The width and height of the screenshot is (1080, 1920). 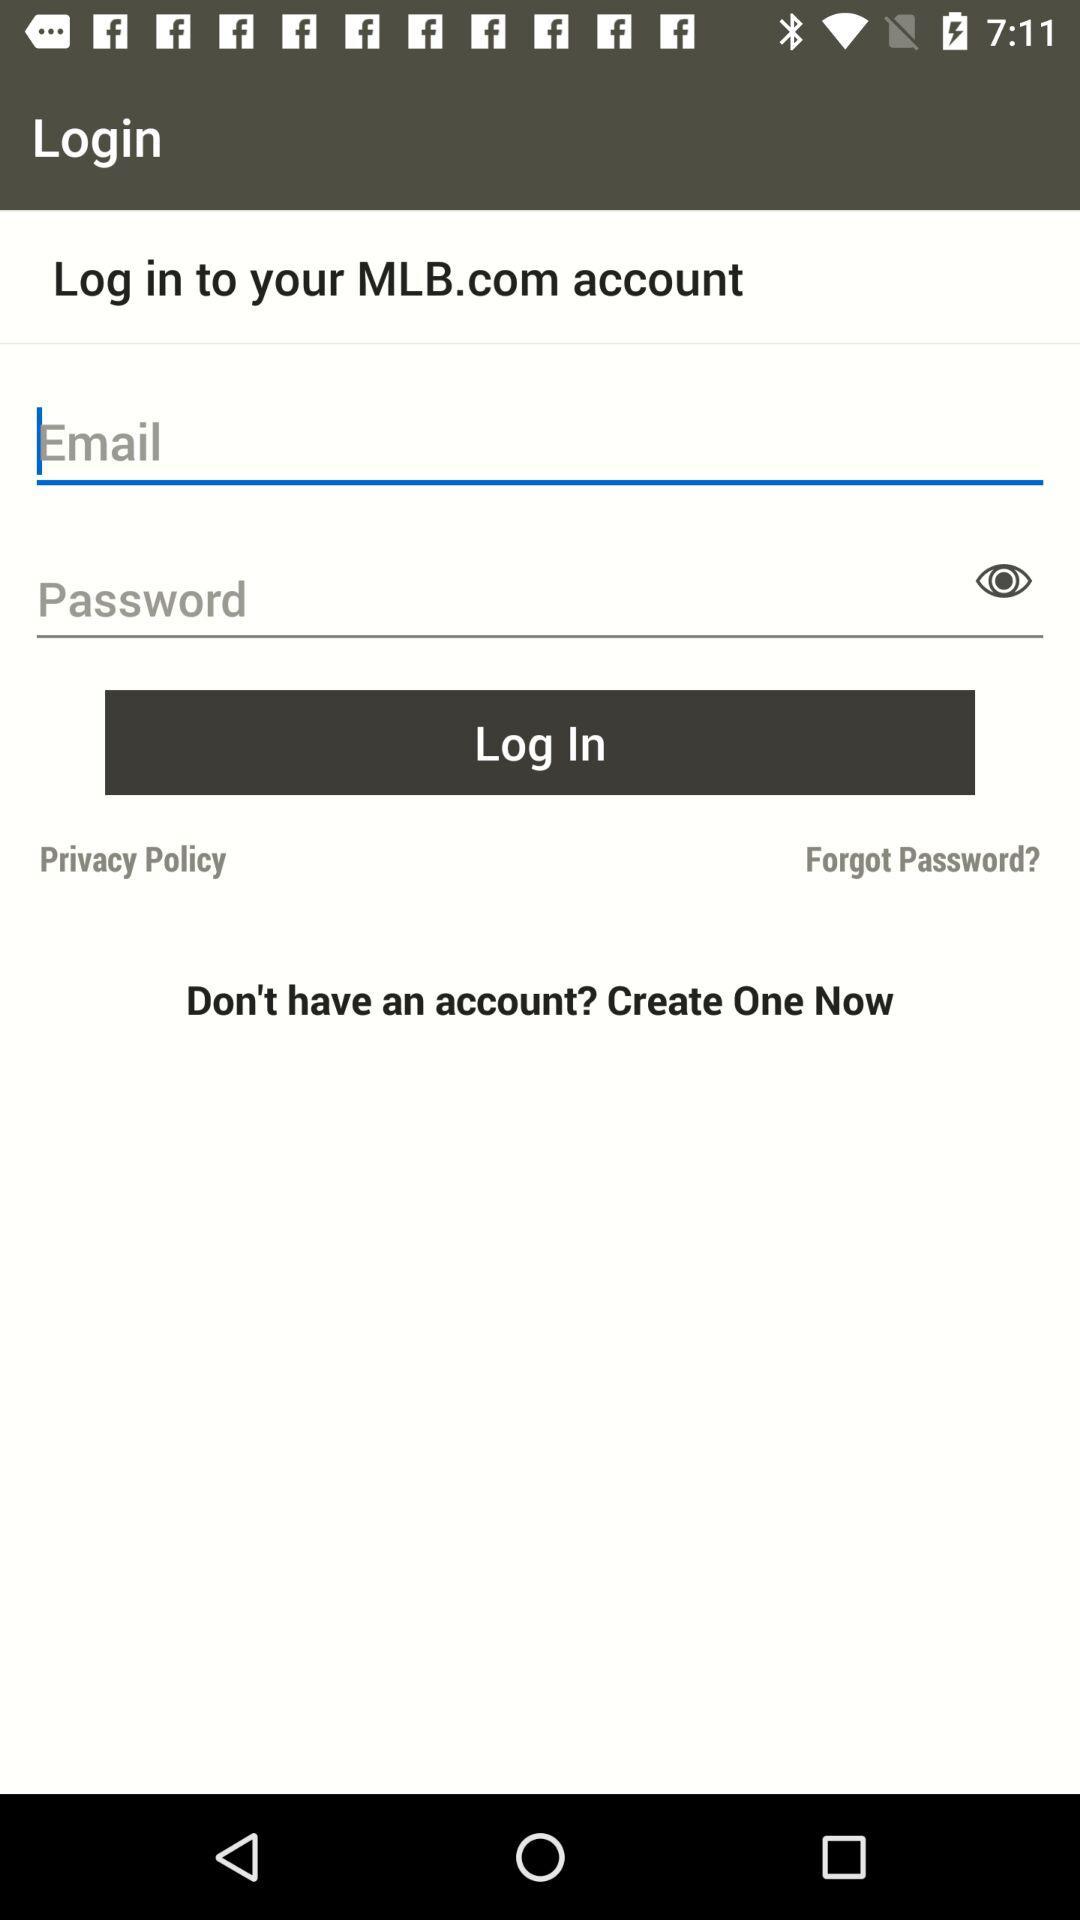 What do you see at coordinates (283, 858) in the screenshot?
I see `the item below log in icon` at bounding box center [283, 858].